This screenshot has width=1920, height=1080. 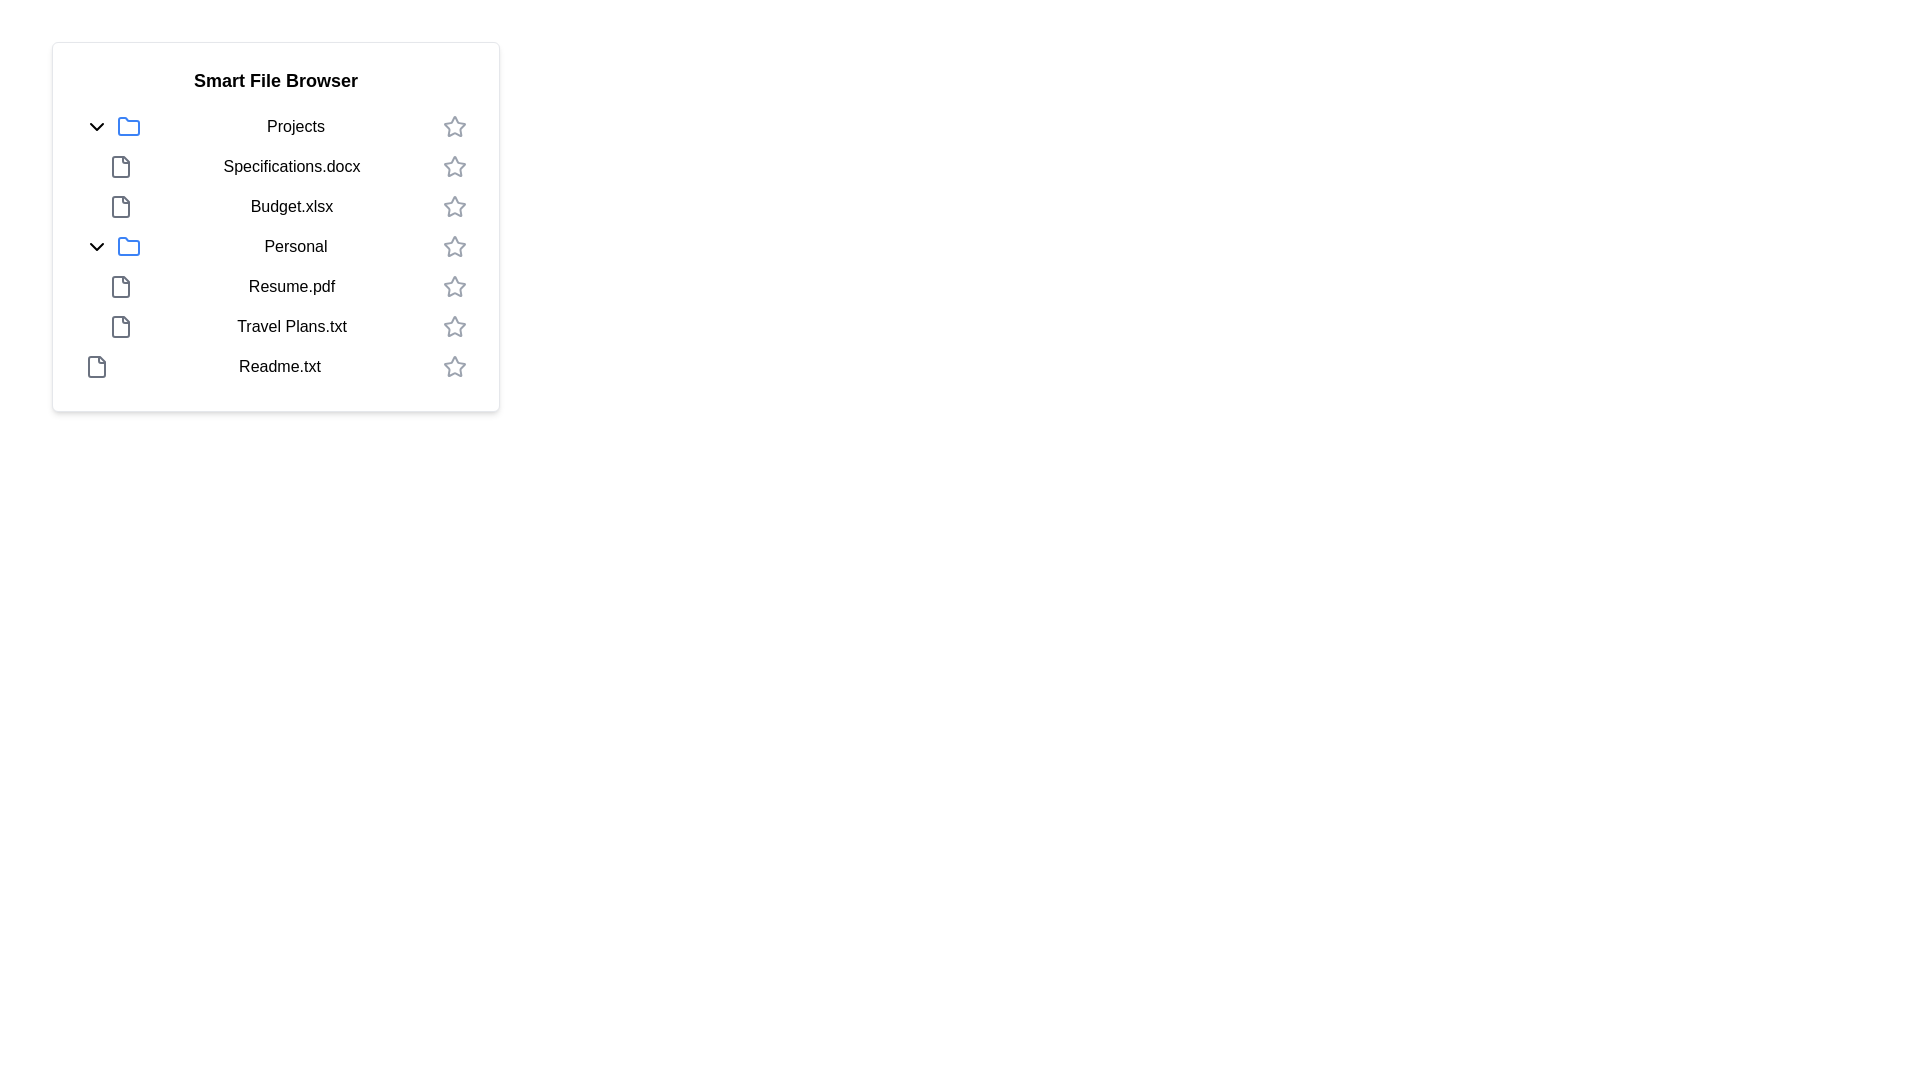 I want to click on the star icon located in the 'Personal' folder row, so click(x=454, y=245).